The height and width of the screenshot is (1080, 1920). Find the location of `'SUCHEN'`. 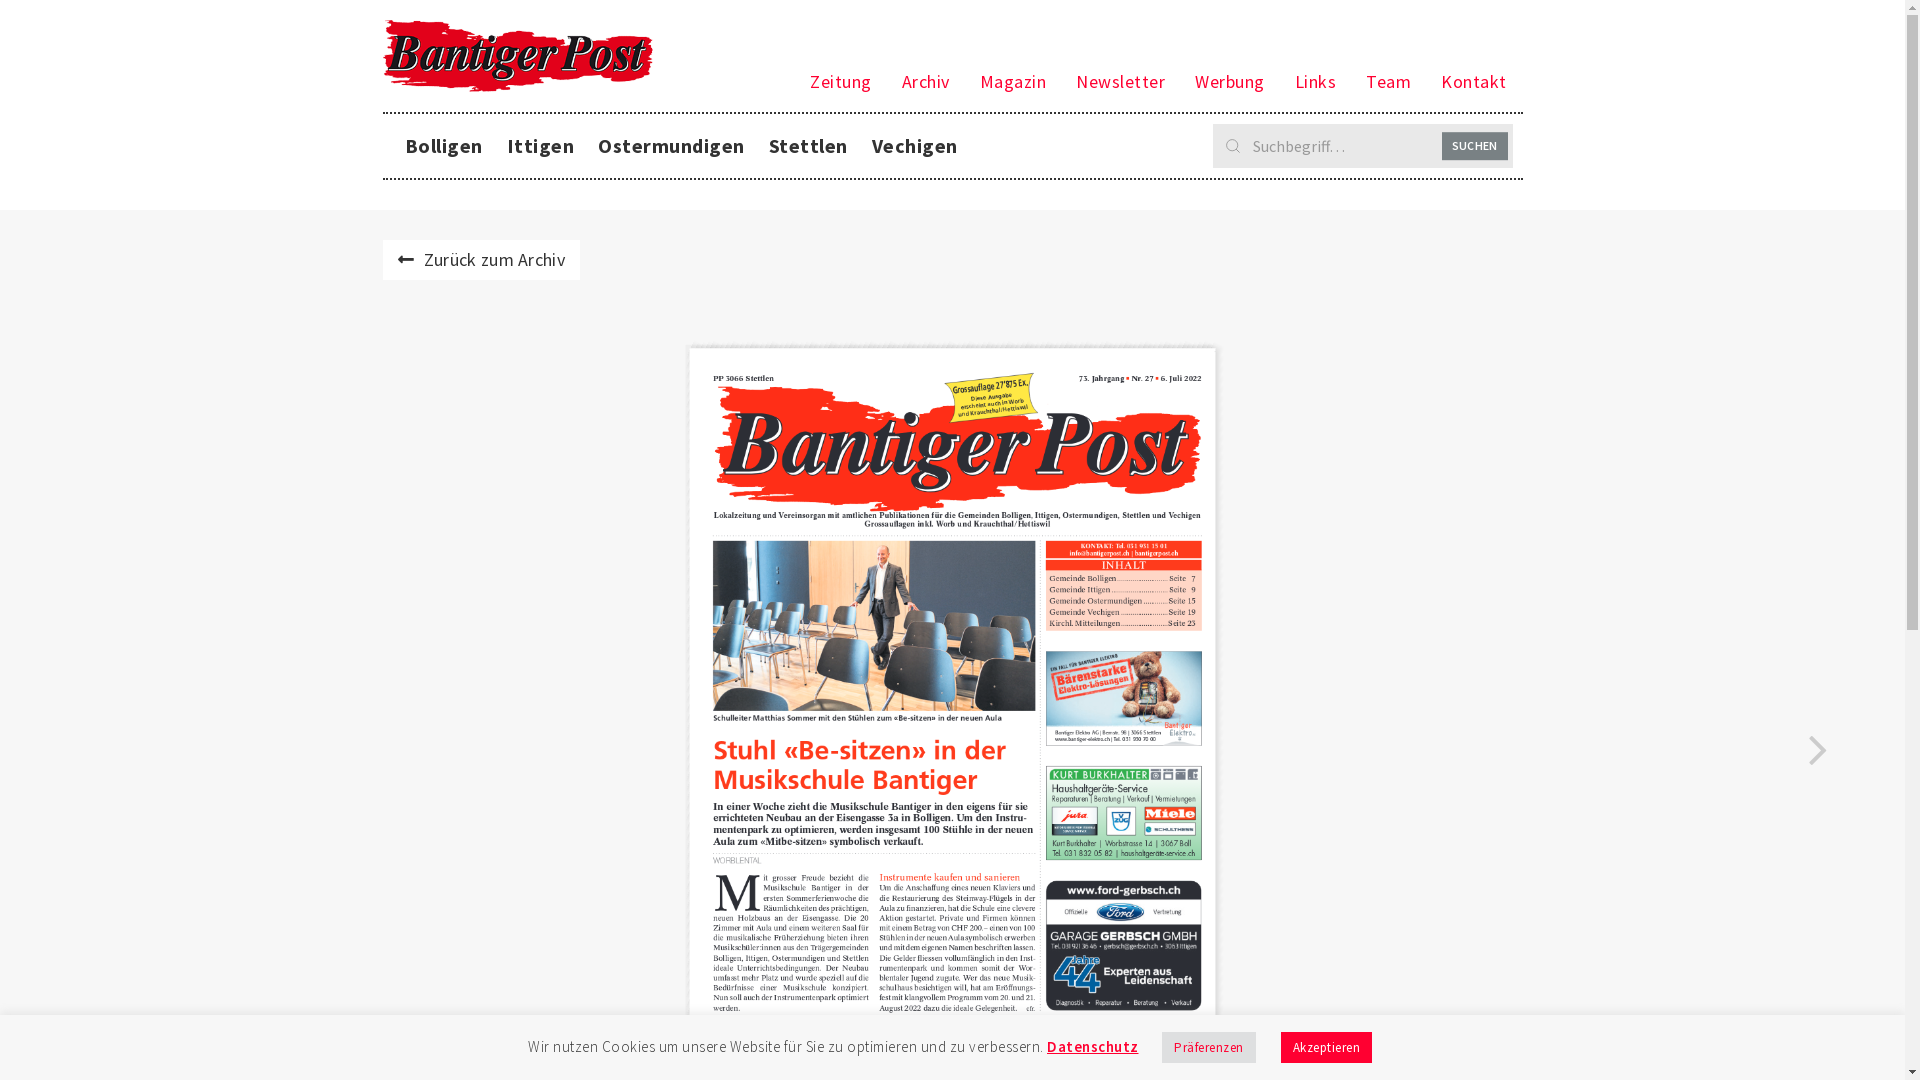

'SUCHEN' is located at coordinates (1441, 145).